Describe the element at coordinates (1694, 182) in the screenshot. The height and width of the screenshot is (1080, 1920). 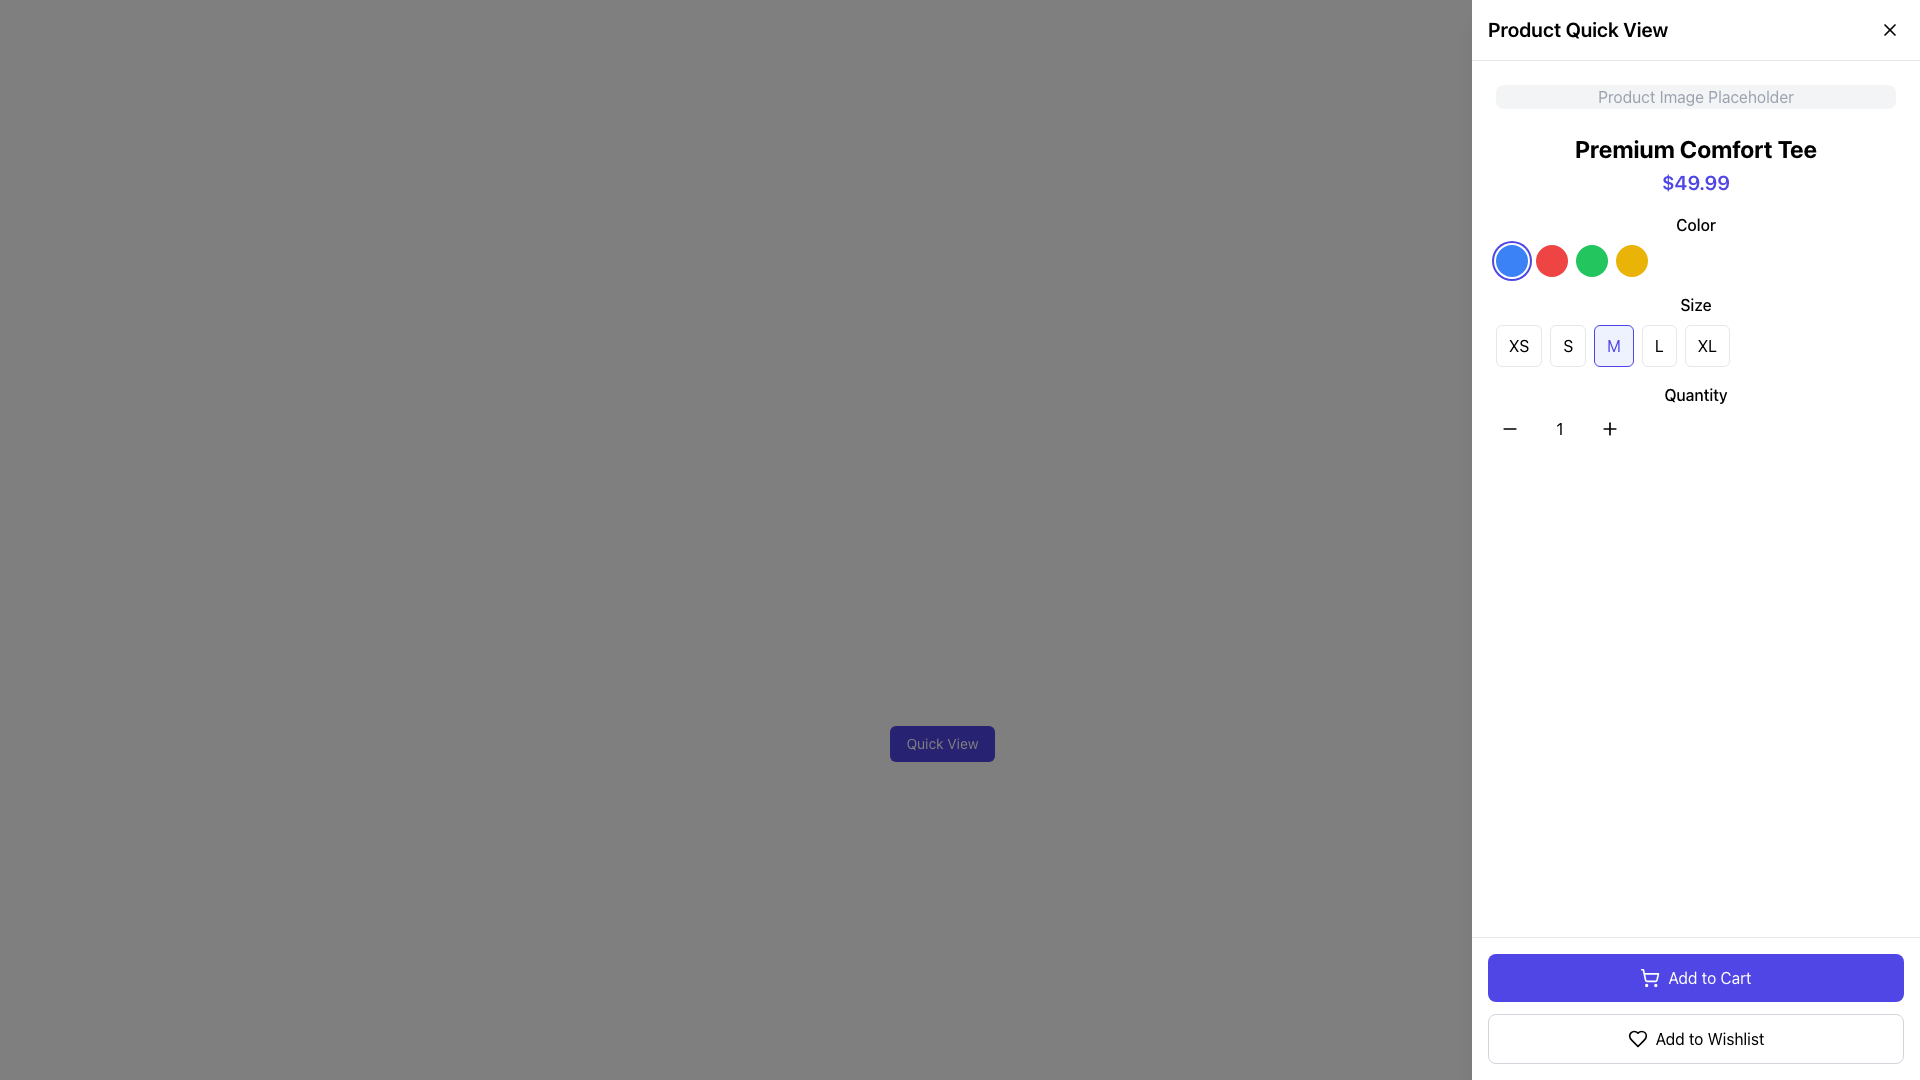
I see `the price label displayed below the 'Premium Comfort Tee' title in the product details section` at that location.